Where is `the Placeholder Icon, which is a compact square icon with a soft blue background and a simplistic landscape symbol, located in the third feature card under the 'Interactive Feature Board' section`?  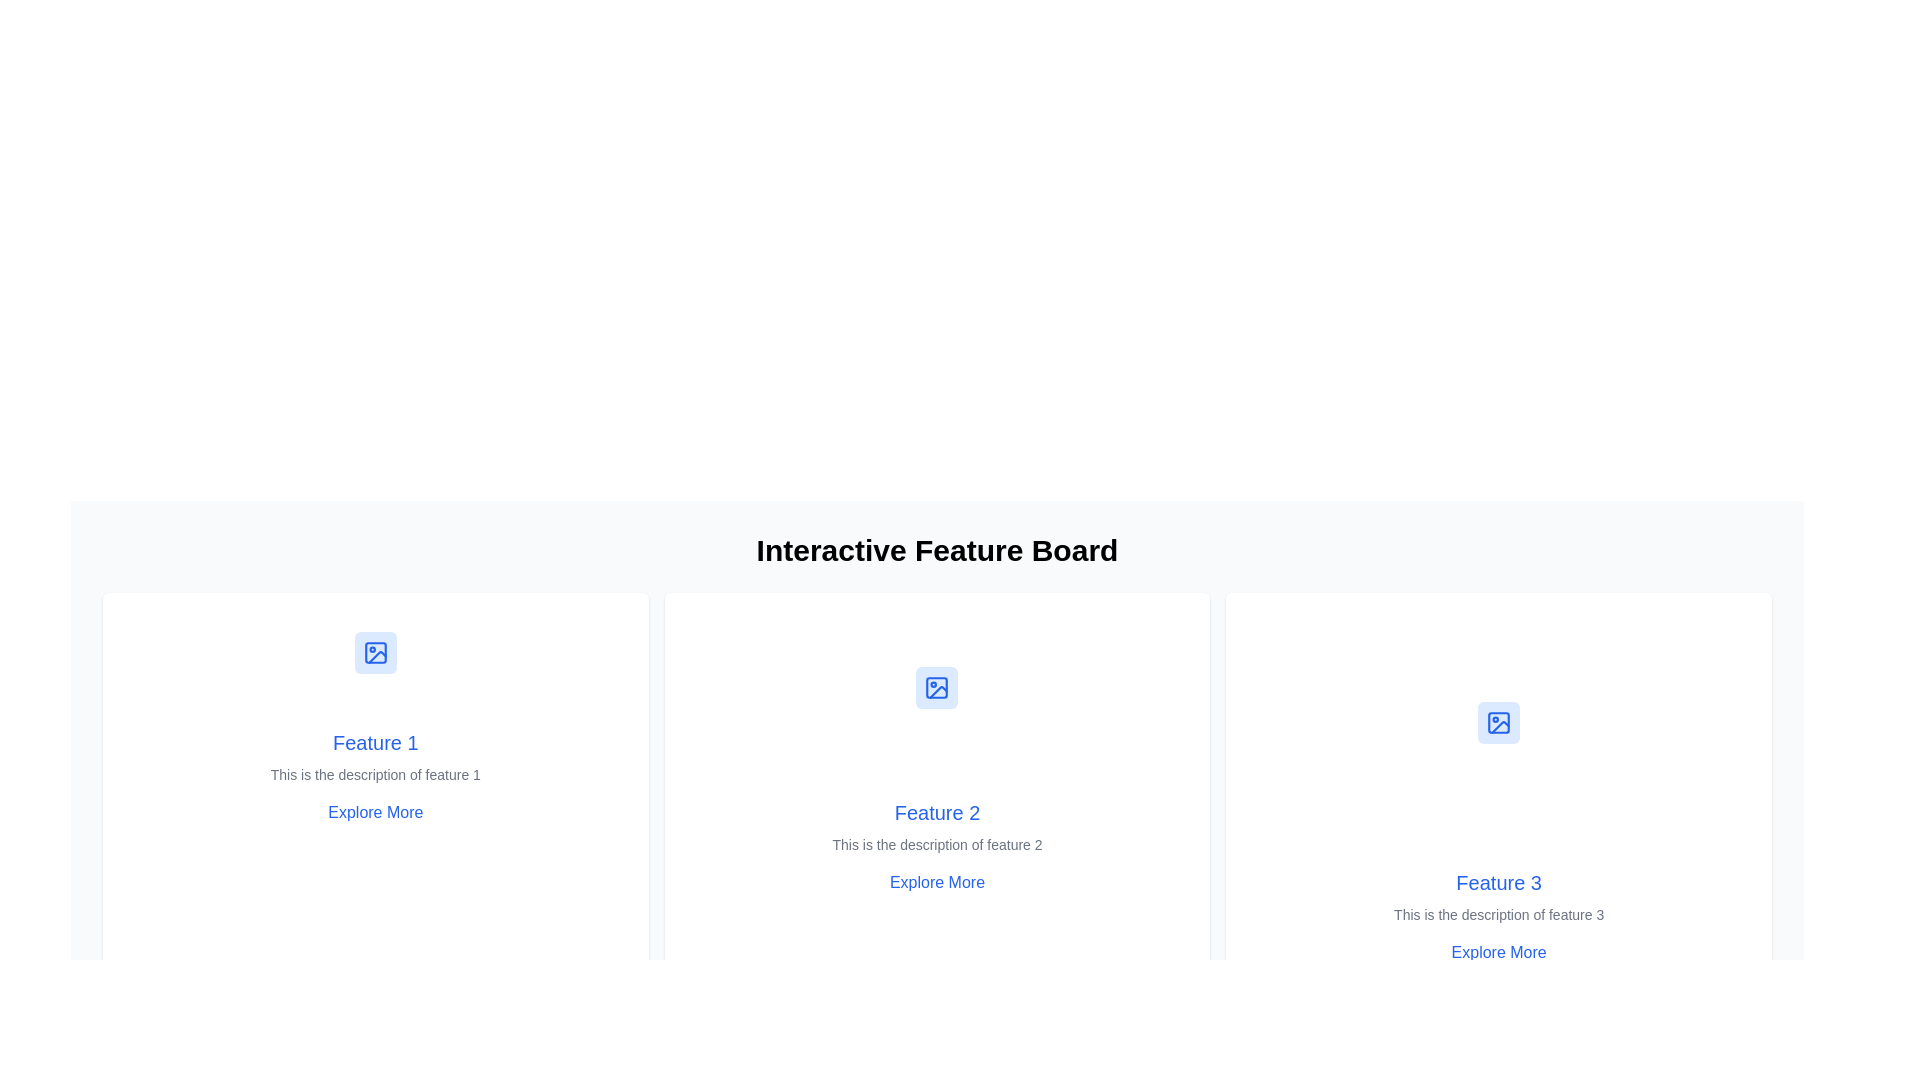
the Placeholder Icon, which is a compact square icon with a soft blue background and a simplistic landscape symbol, located in the third feature card under the 'Interactive Feature Board' section is located at coordinates (1499, 722).